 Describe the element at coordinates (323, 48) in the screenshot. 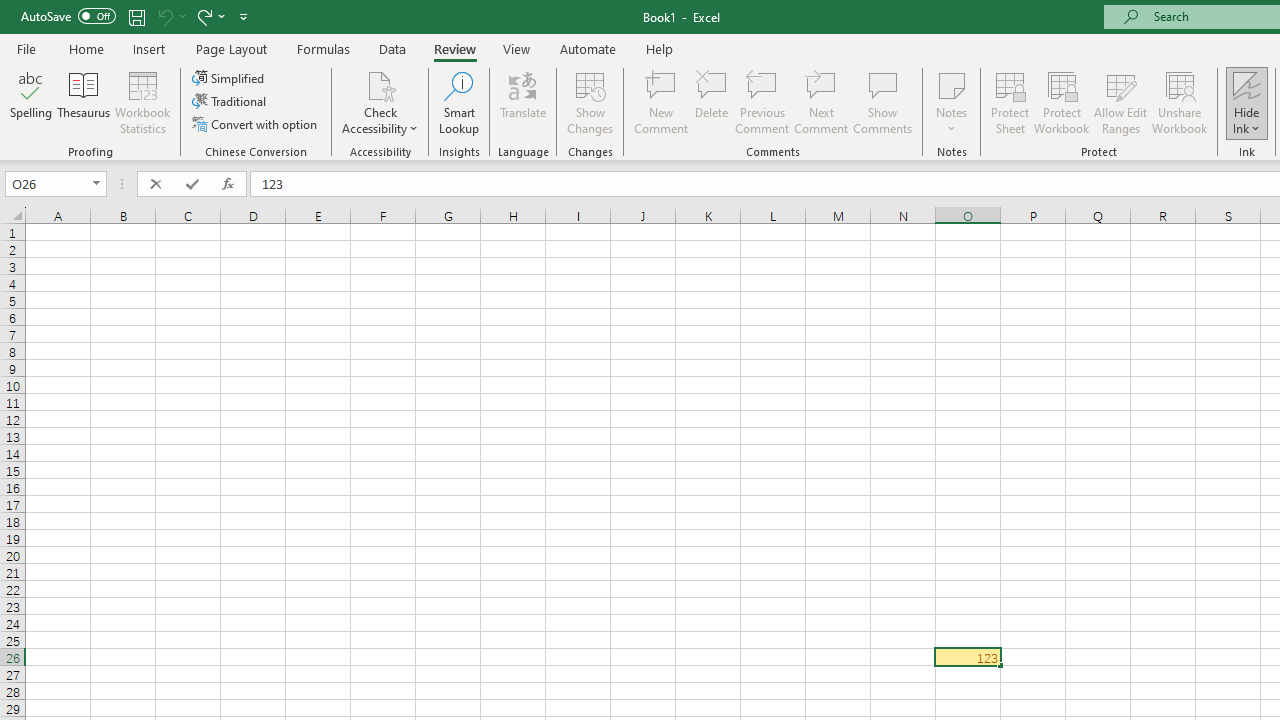

I see `'Formulas'` at that location.